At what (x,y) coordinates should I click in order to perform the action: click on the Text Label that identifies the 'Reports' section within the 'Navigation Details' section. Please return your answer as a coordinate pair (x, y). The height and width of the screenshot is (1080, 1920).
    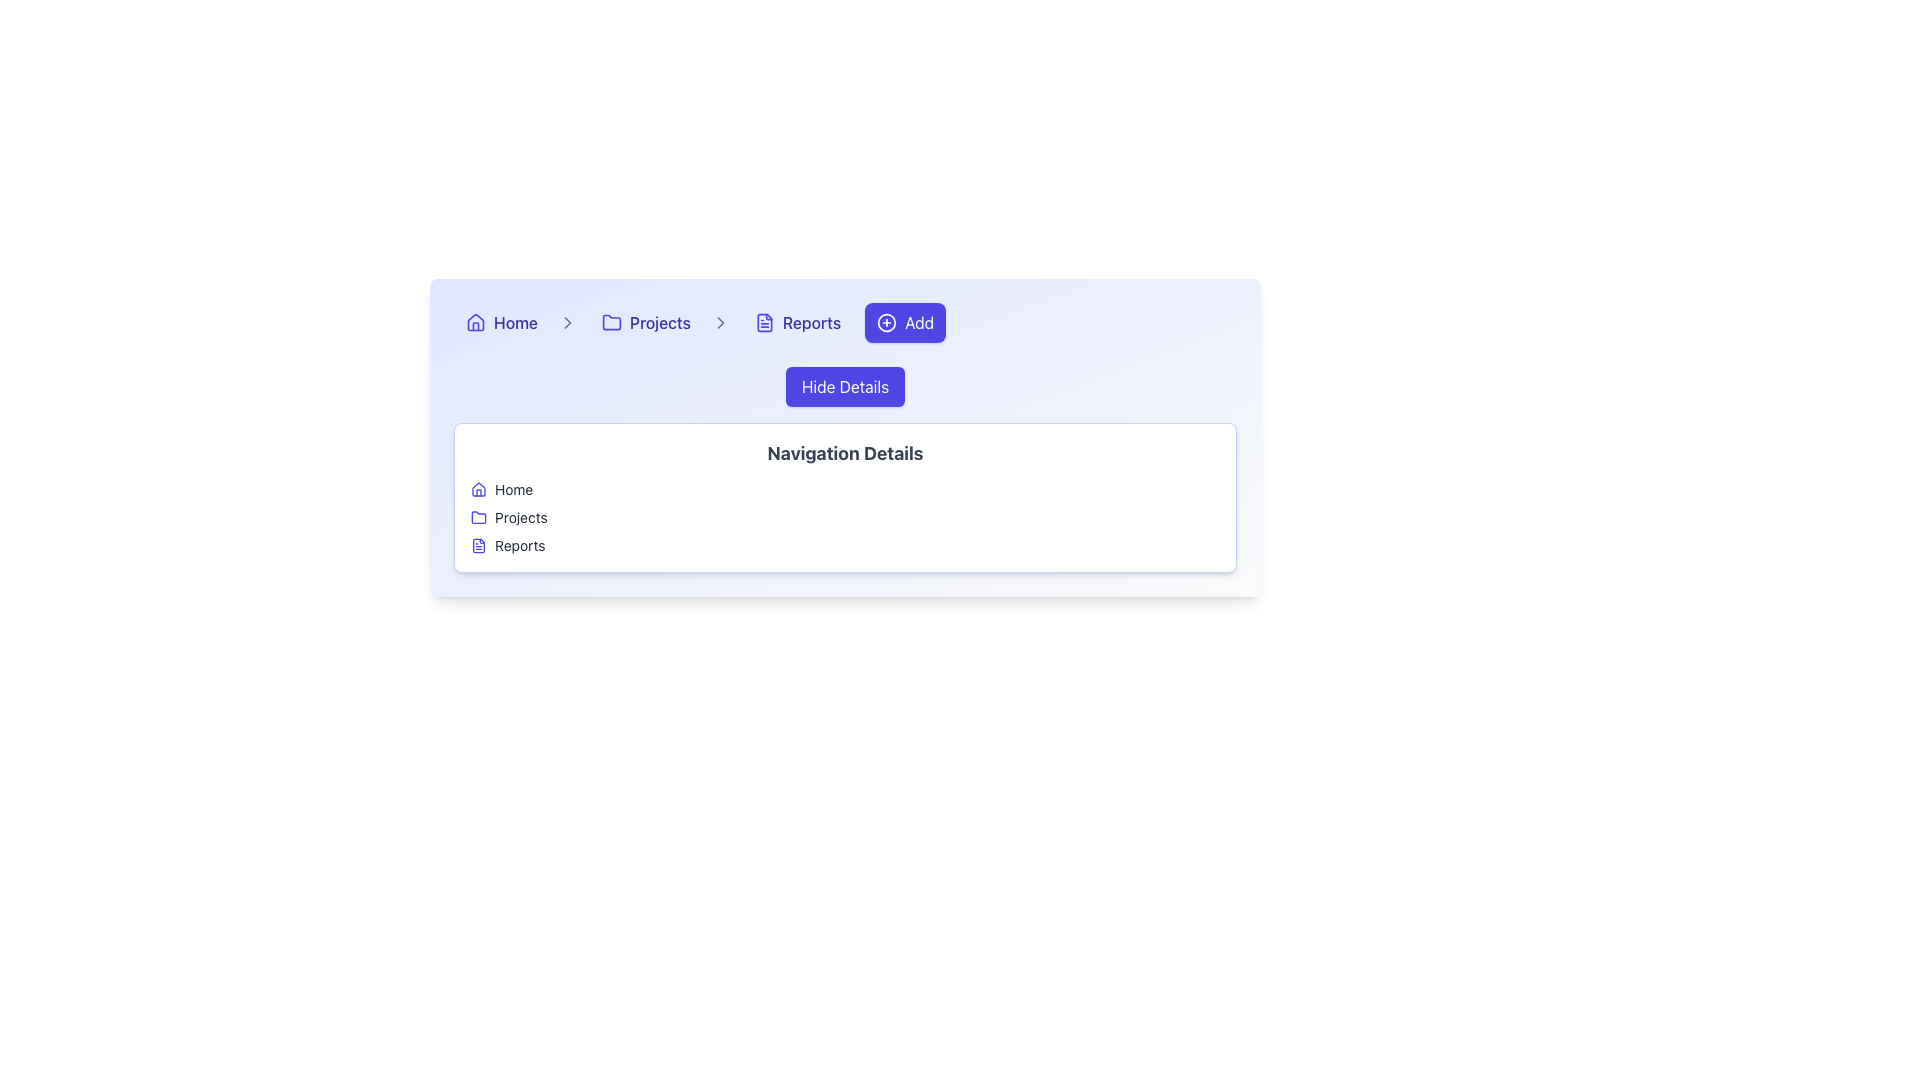
    Looking at the image, I should click on (520, 546).